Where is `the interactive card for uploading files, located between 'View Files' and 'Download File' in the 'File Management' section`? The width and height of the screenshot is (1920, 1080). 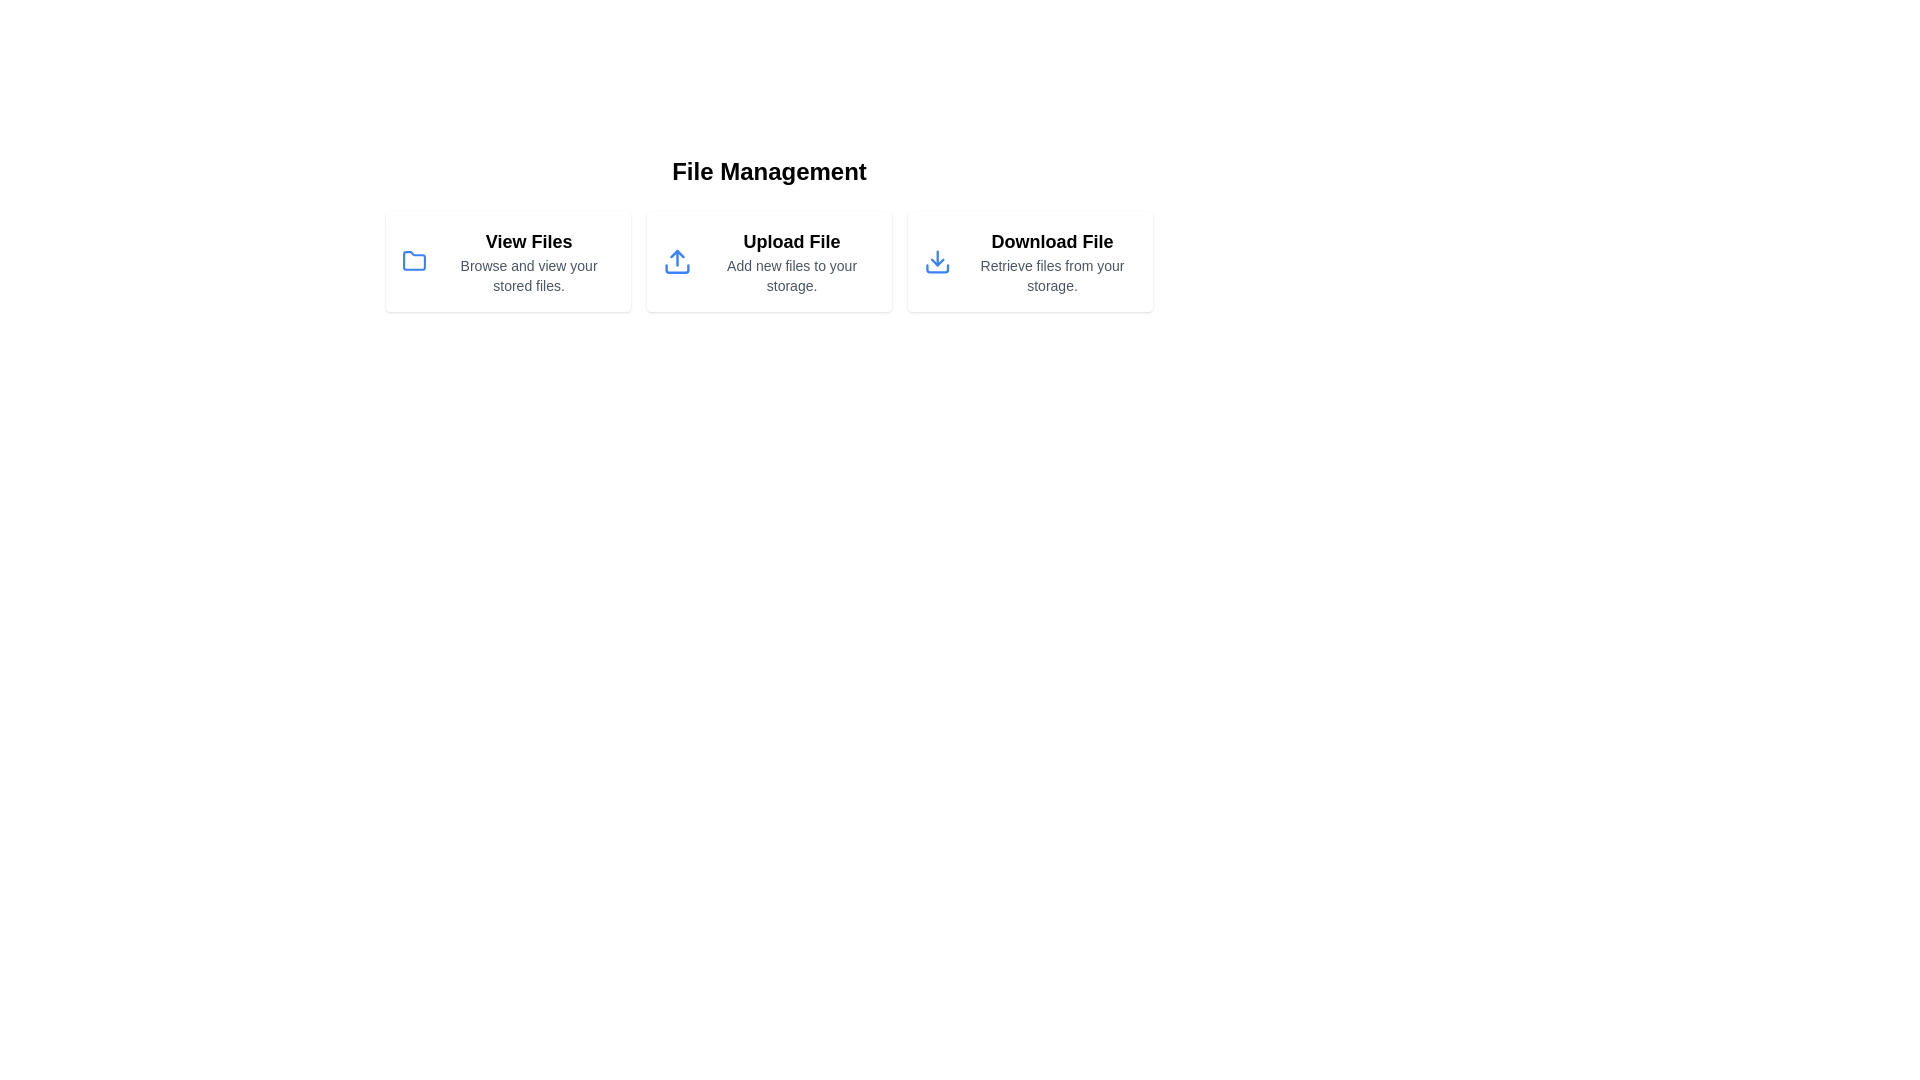
the interactive card for uploading files, located between 'View Files' and 'Download File' in the 'File Management' section is located at coordinates (768, 233).